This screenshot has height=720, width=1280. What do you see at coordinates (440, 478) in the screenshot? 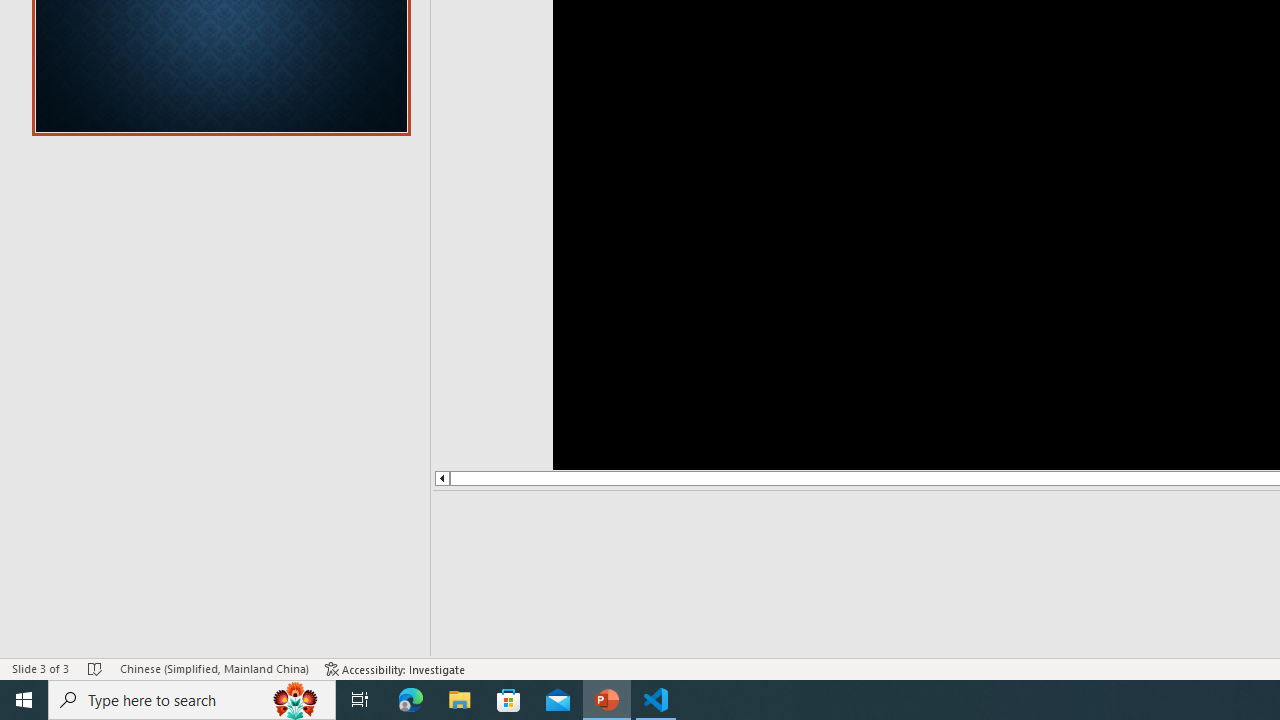
I see `'Line up'` at bounding box center [440, 478].